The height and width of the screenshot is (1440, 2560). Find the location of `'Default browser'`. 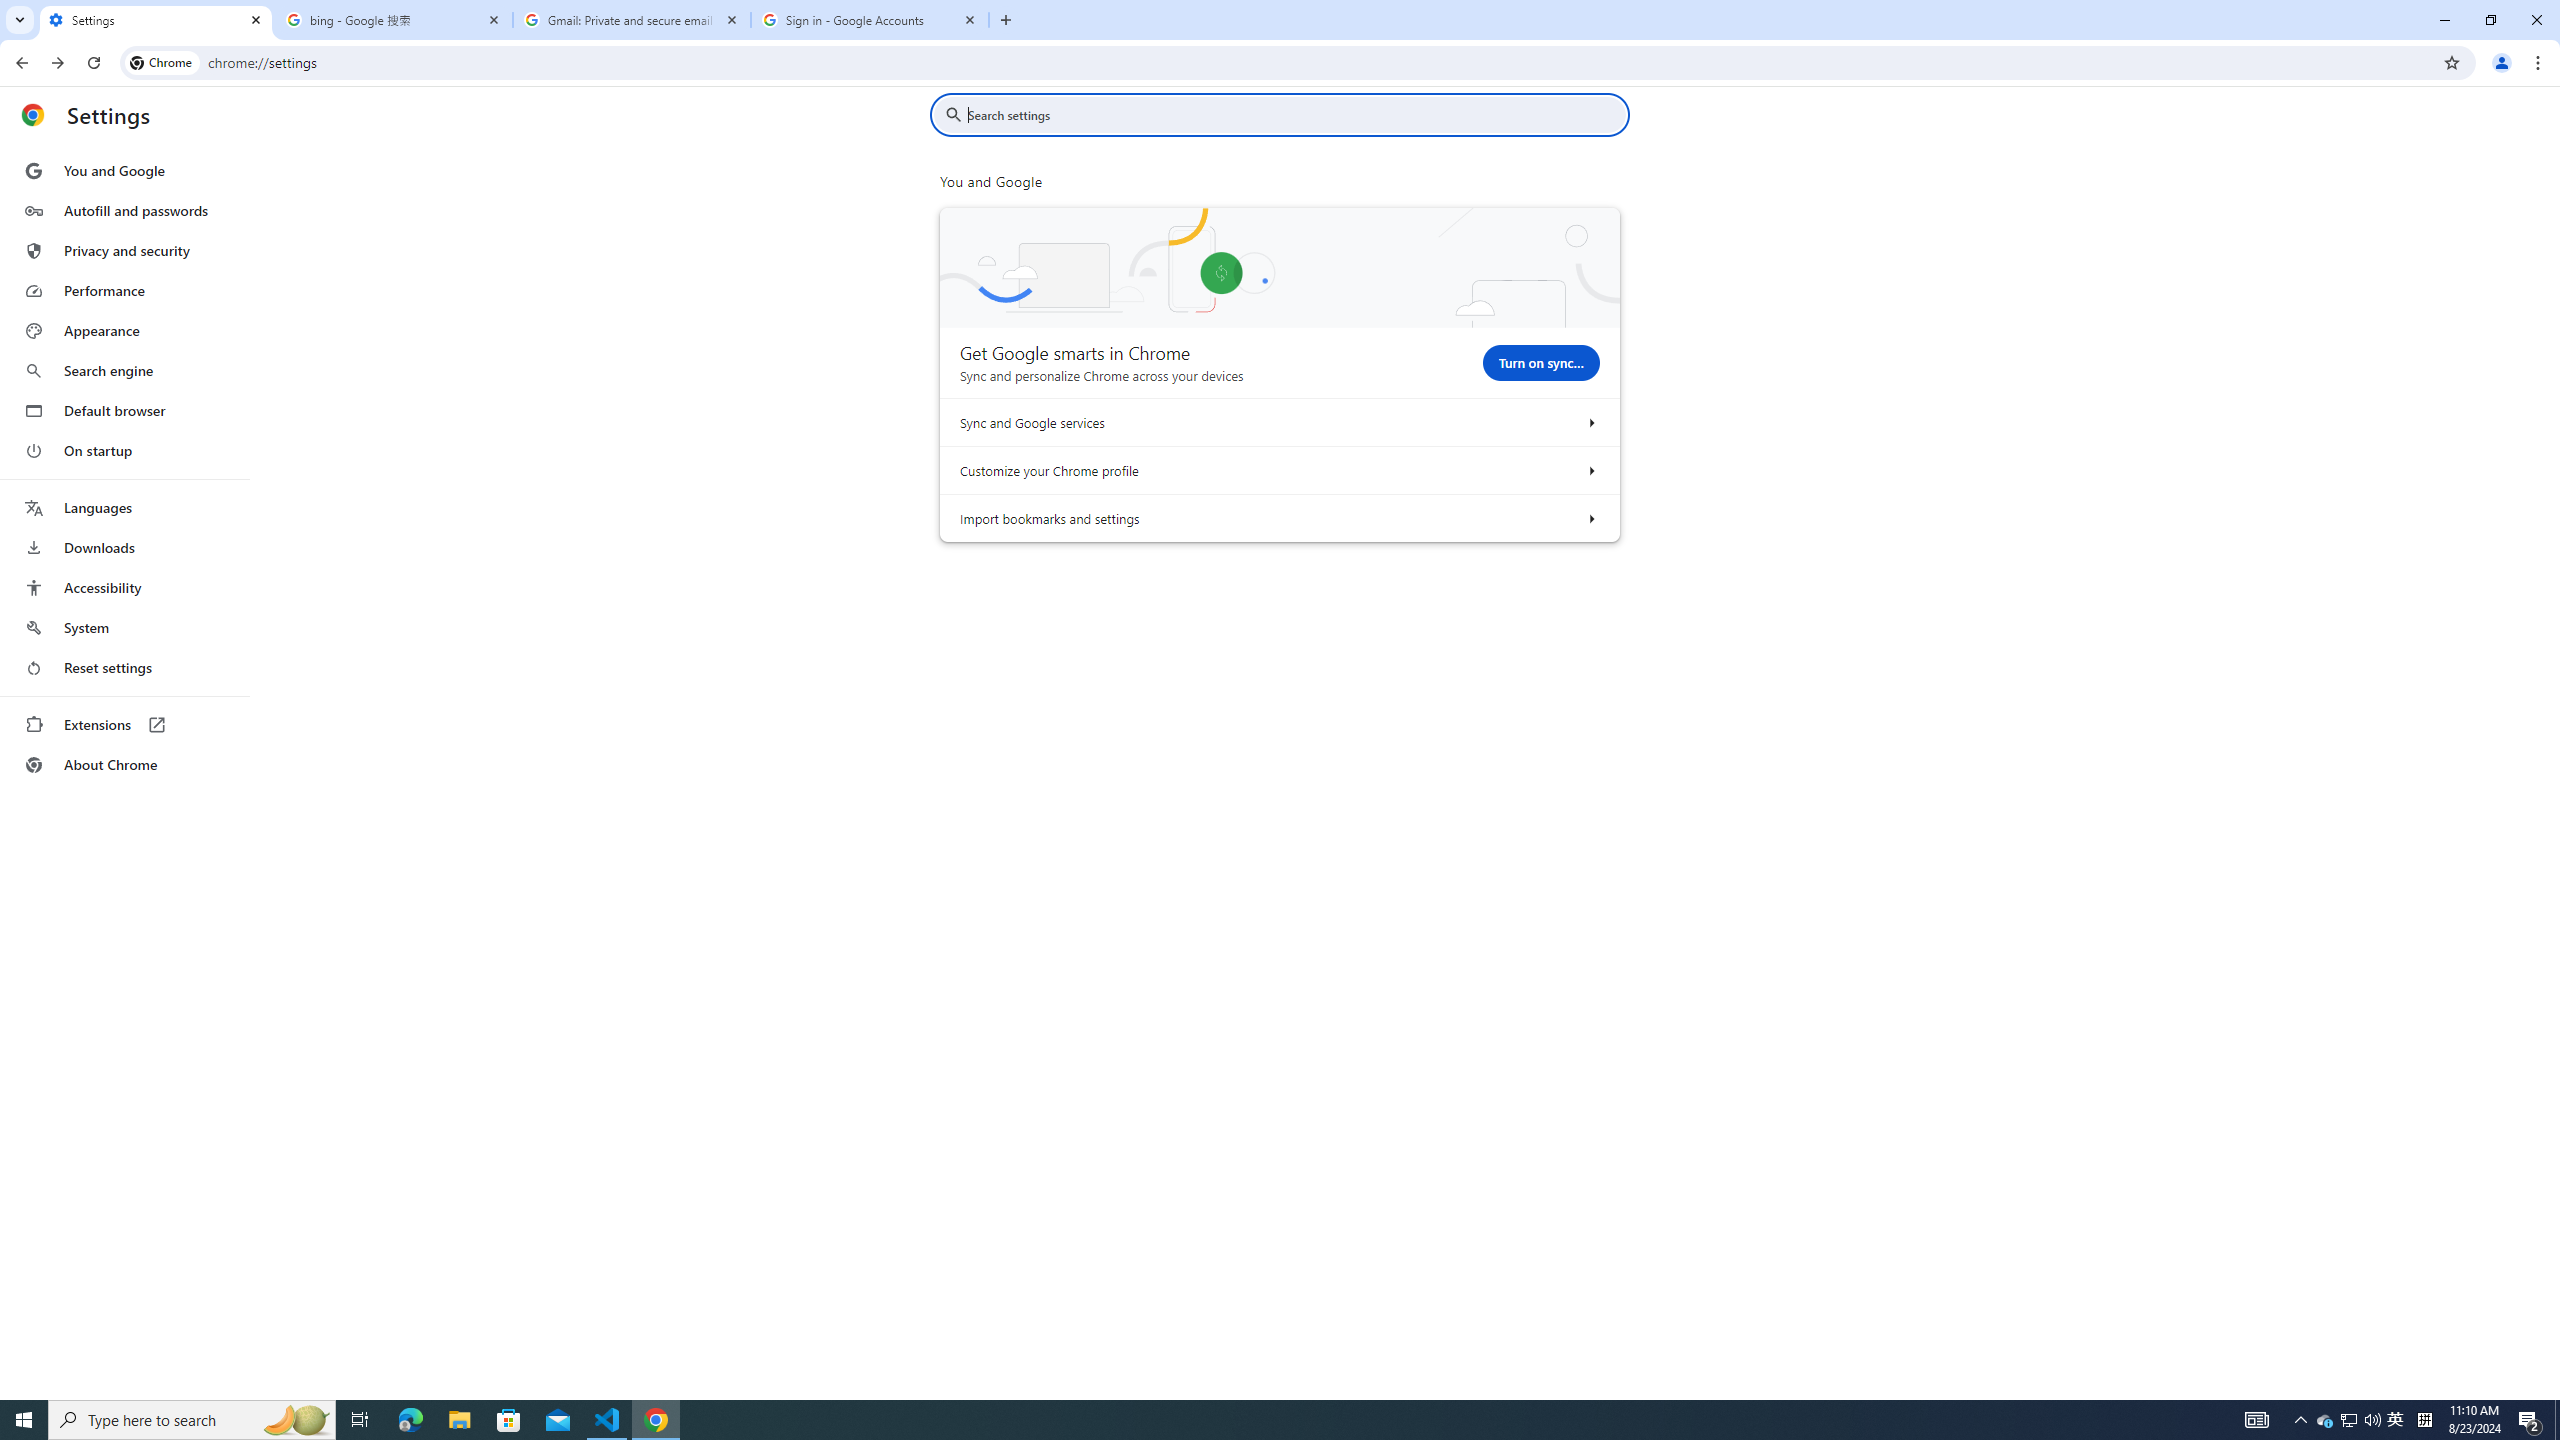

'Default browser' is located at coordinates (123, 410).